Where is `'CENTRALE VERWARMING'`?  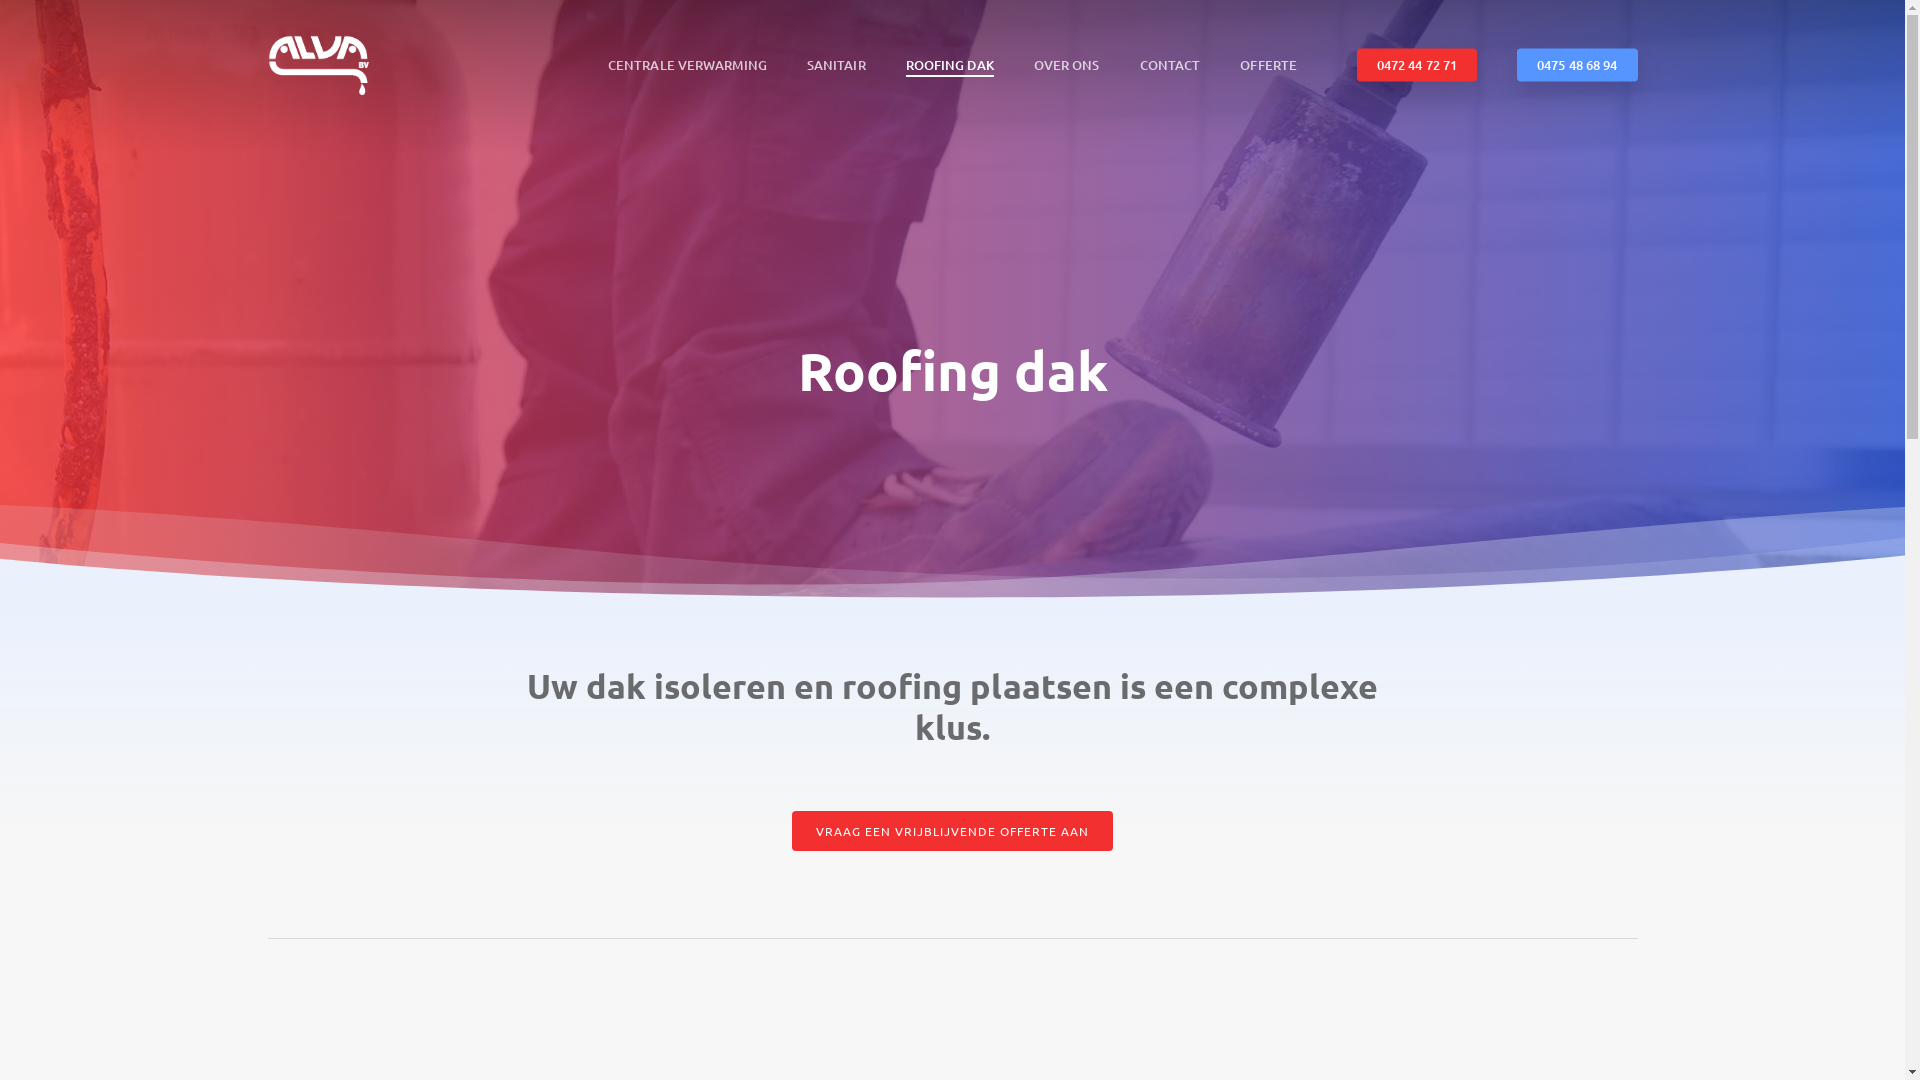 'CENTRALE VERWARMING' is located at coordinates (607, 63).